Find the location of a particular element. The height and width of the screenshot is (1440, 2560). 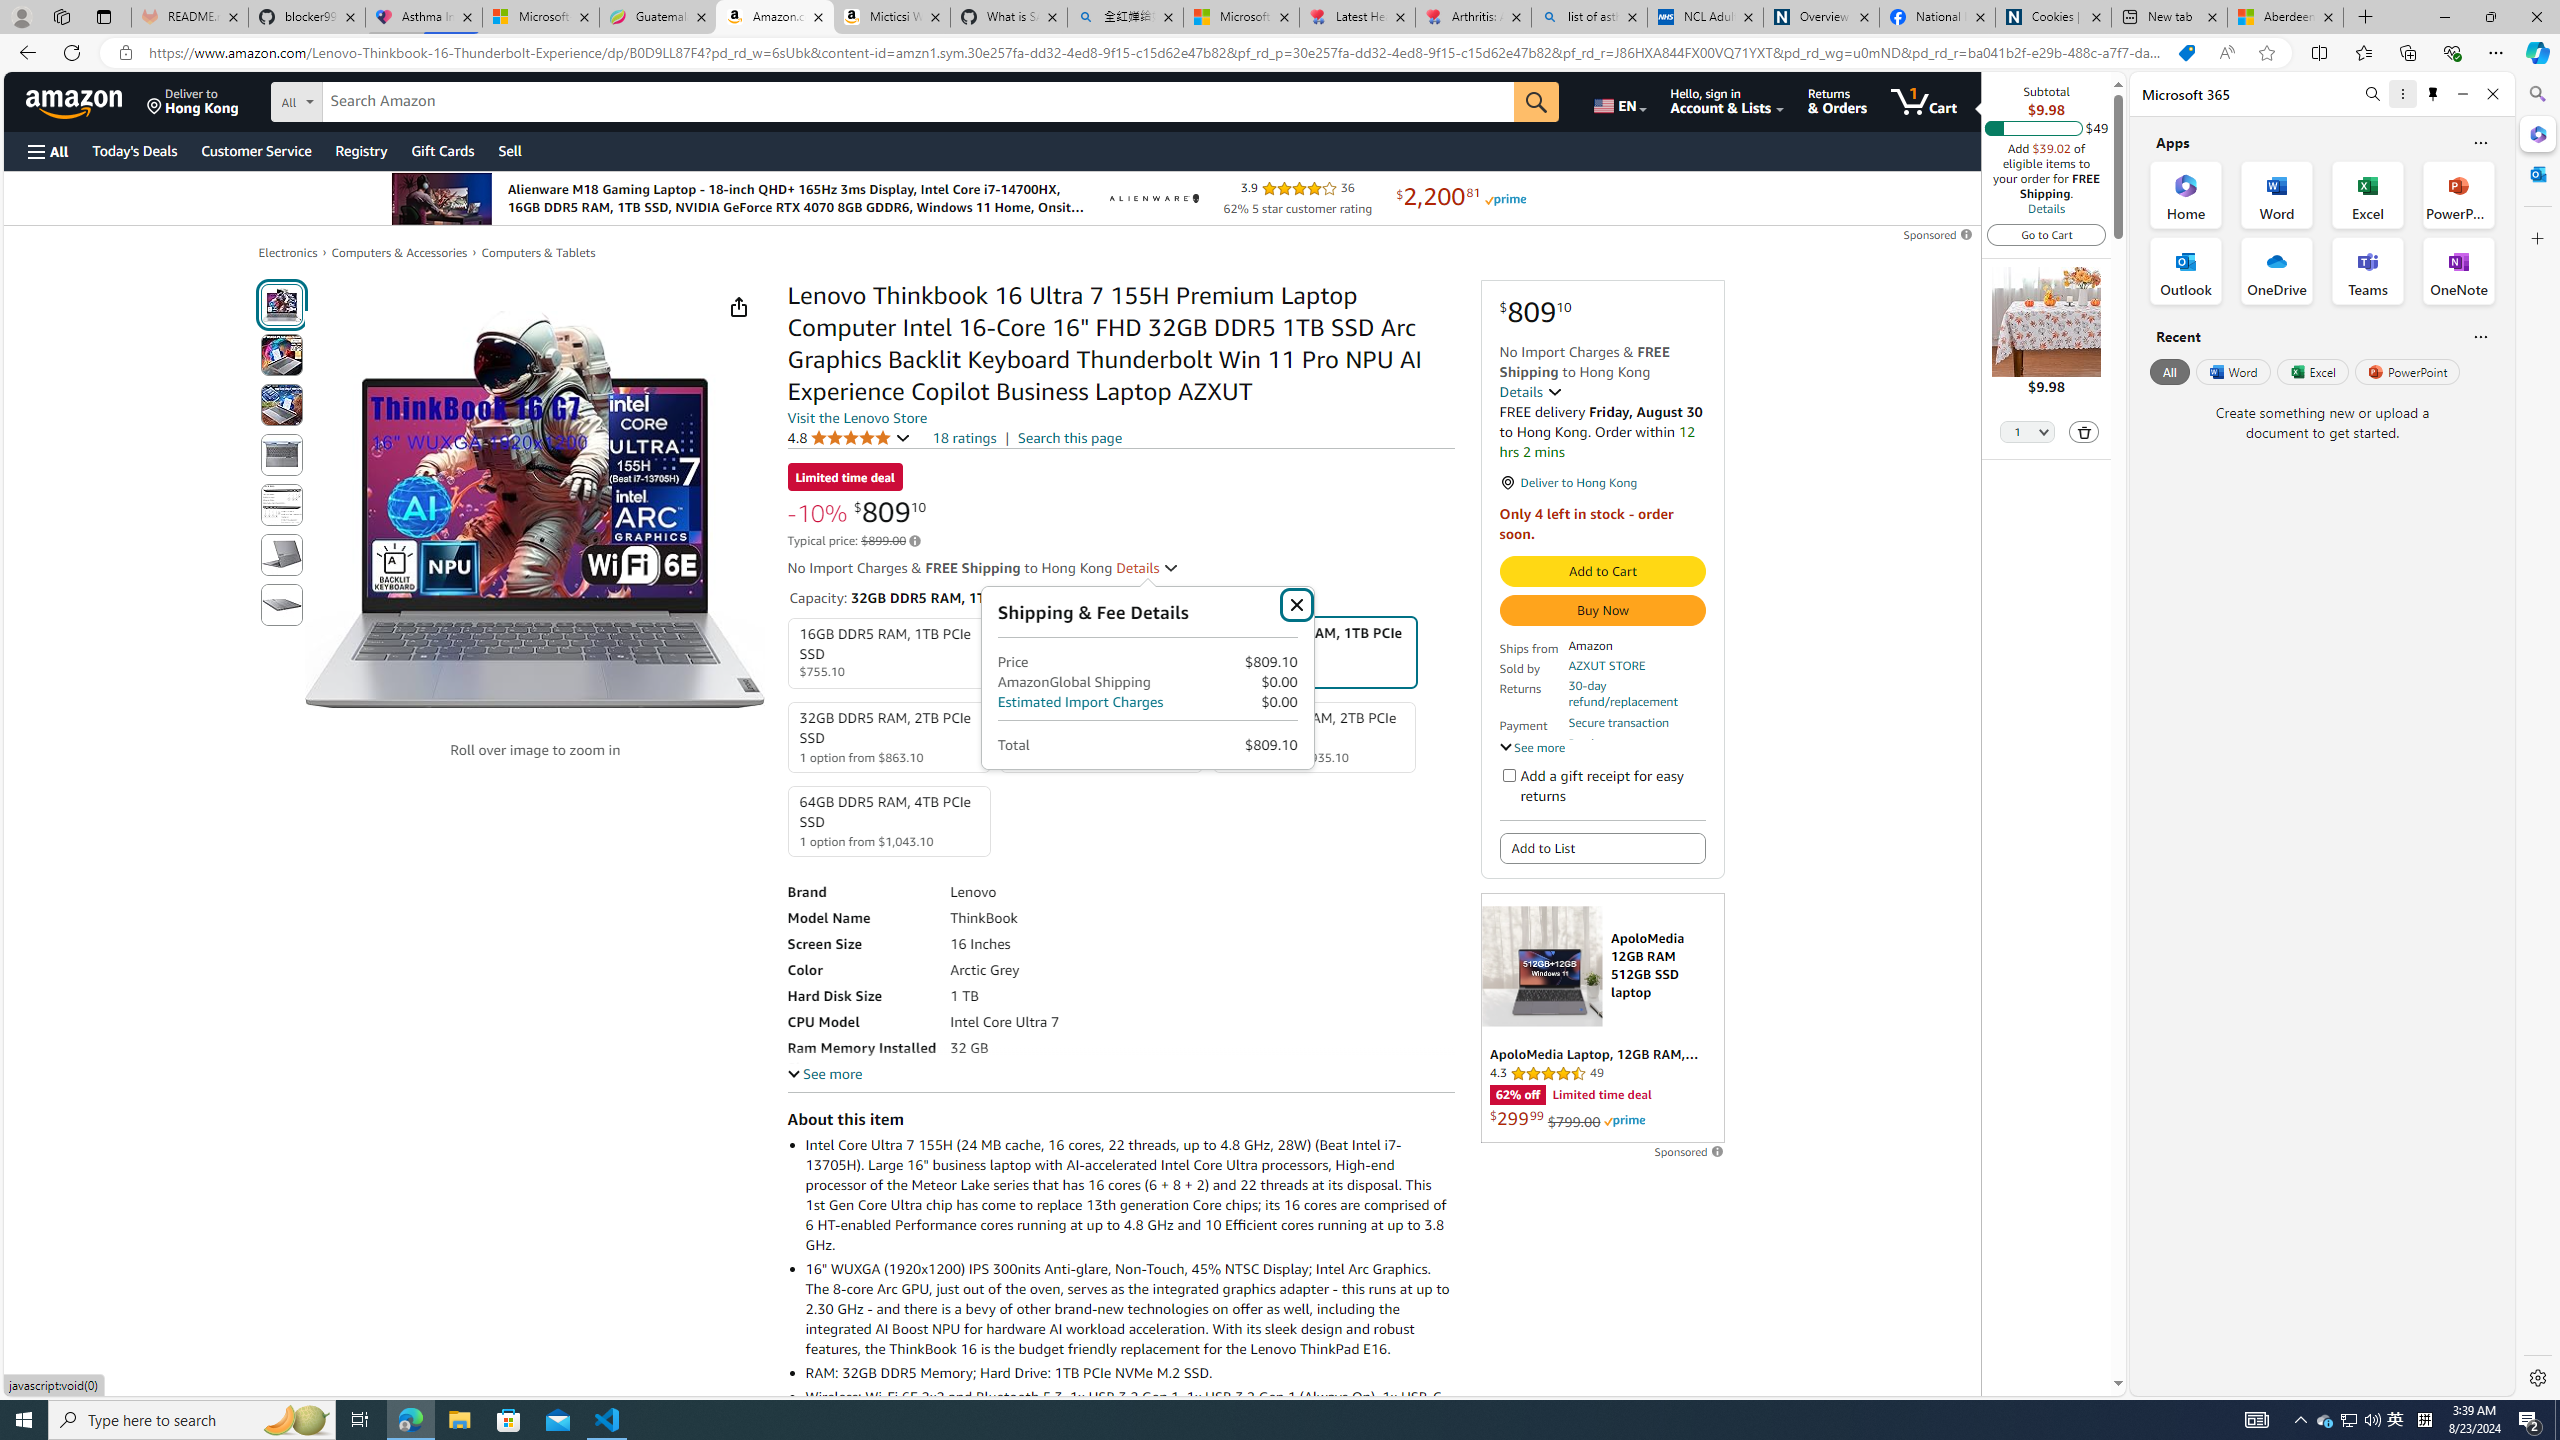

'Excel' is located at coordinates (2311, 371).